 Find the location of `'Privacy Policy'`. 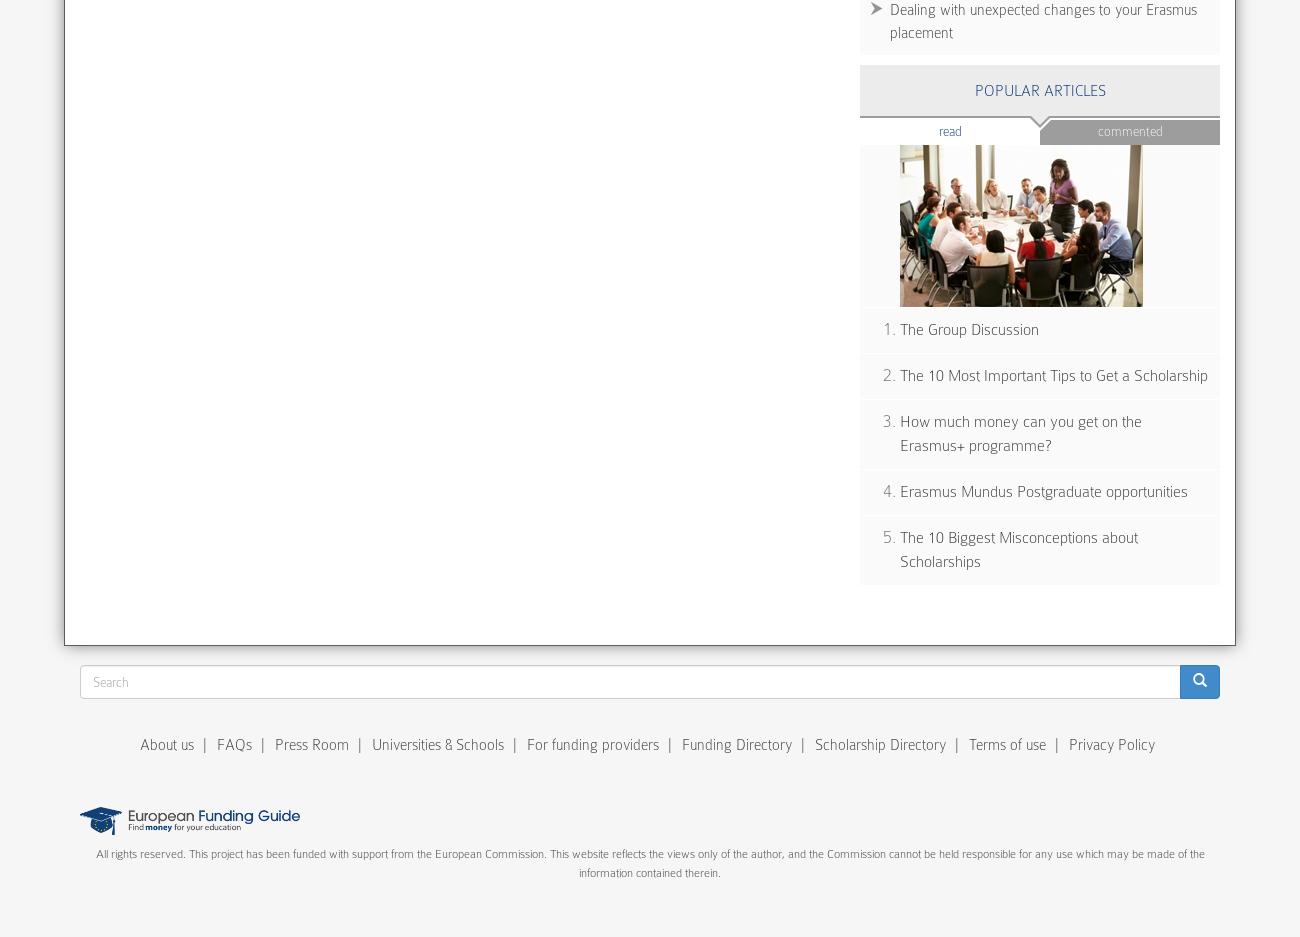

'Privacy Policy' is located at coordinates (1111, 744).